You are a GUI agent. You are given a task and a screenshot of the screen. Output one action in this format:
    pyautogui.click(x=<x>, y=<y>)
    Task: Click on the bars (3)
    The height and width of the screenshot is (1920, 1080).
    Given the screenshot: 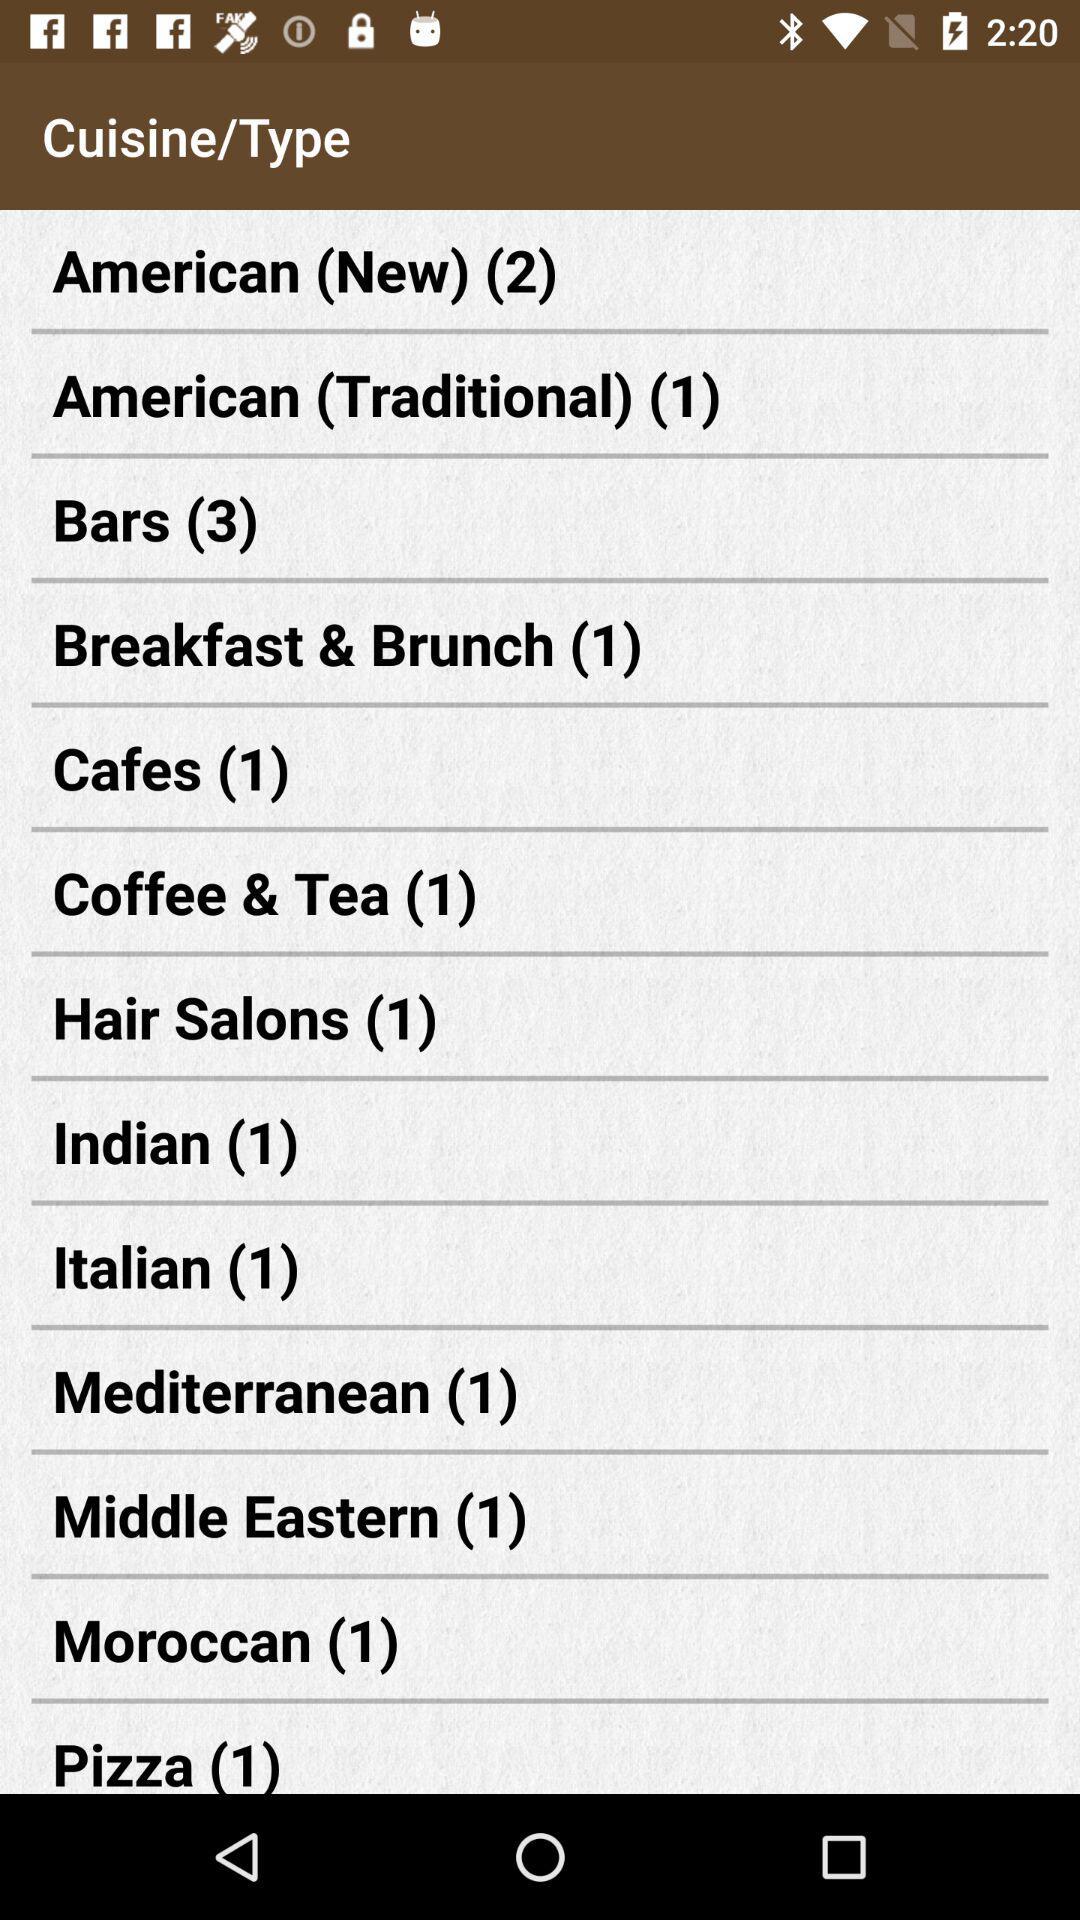 What is the action you would take?
    pyautogui.click(x=540, y=518)
    